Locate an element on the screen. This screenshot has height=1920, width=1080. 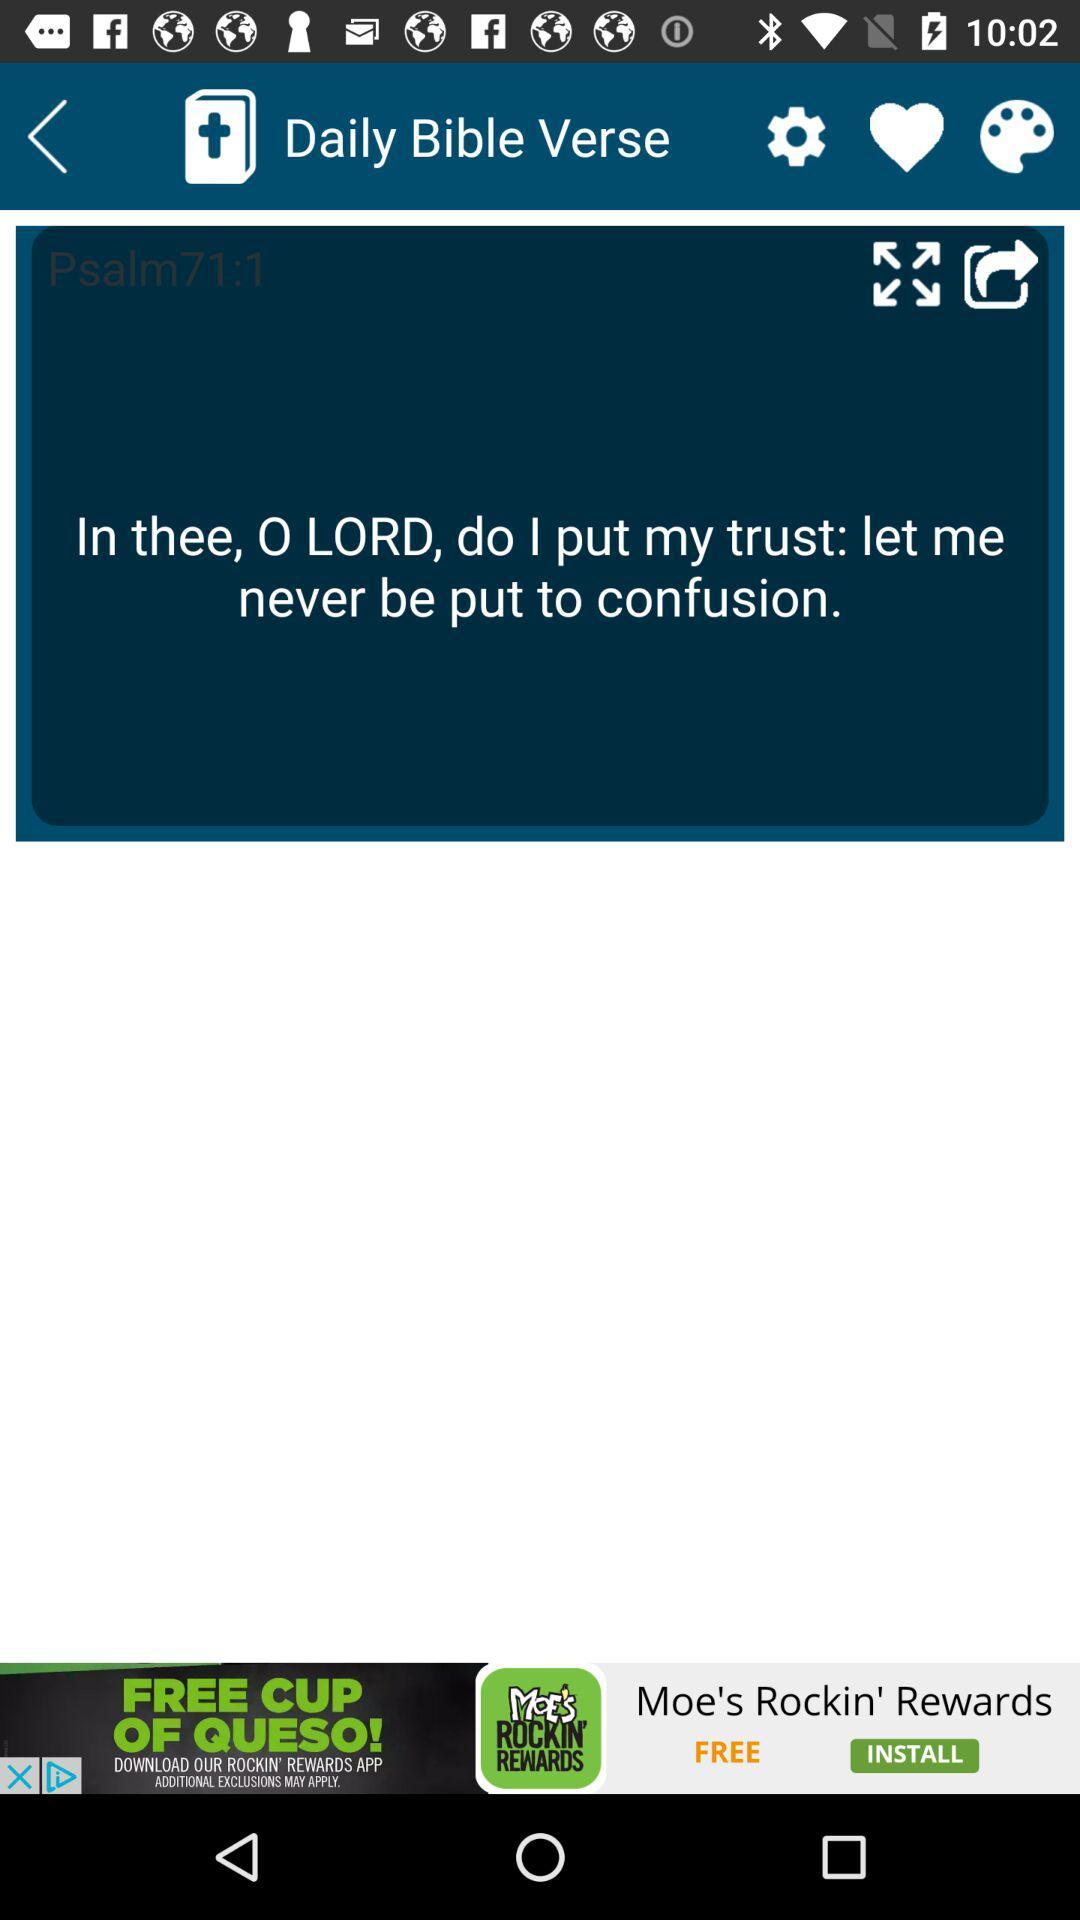
like is located at coordinates (906, 135).